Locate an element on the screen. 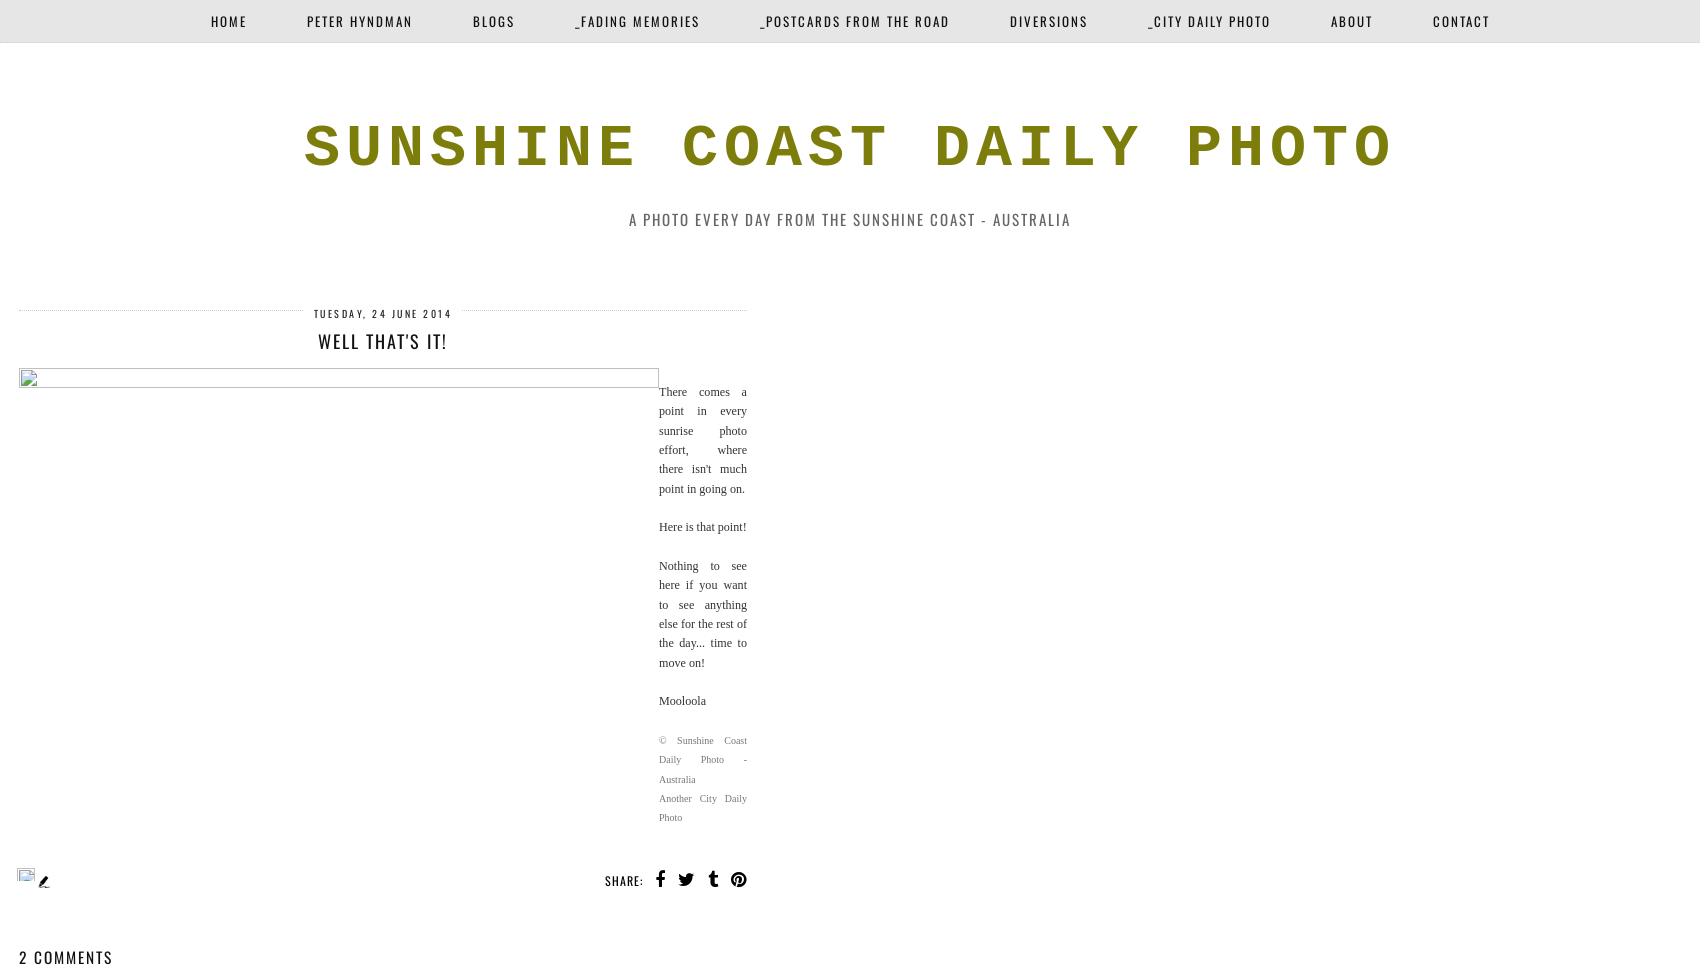 The image size is (1708, 972). 'Nothing to see here if you want to see anything else for the rest of the day... time to move on!' is located at coordinates (703, 613).